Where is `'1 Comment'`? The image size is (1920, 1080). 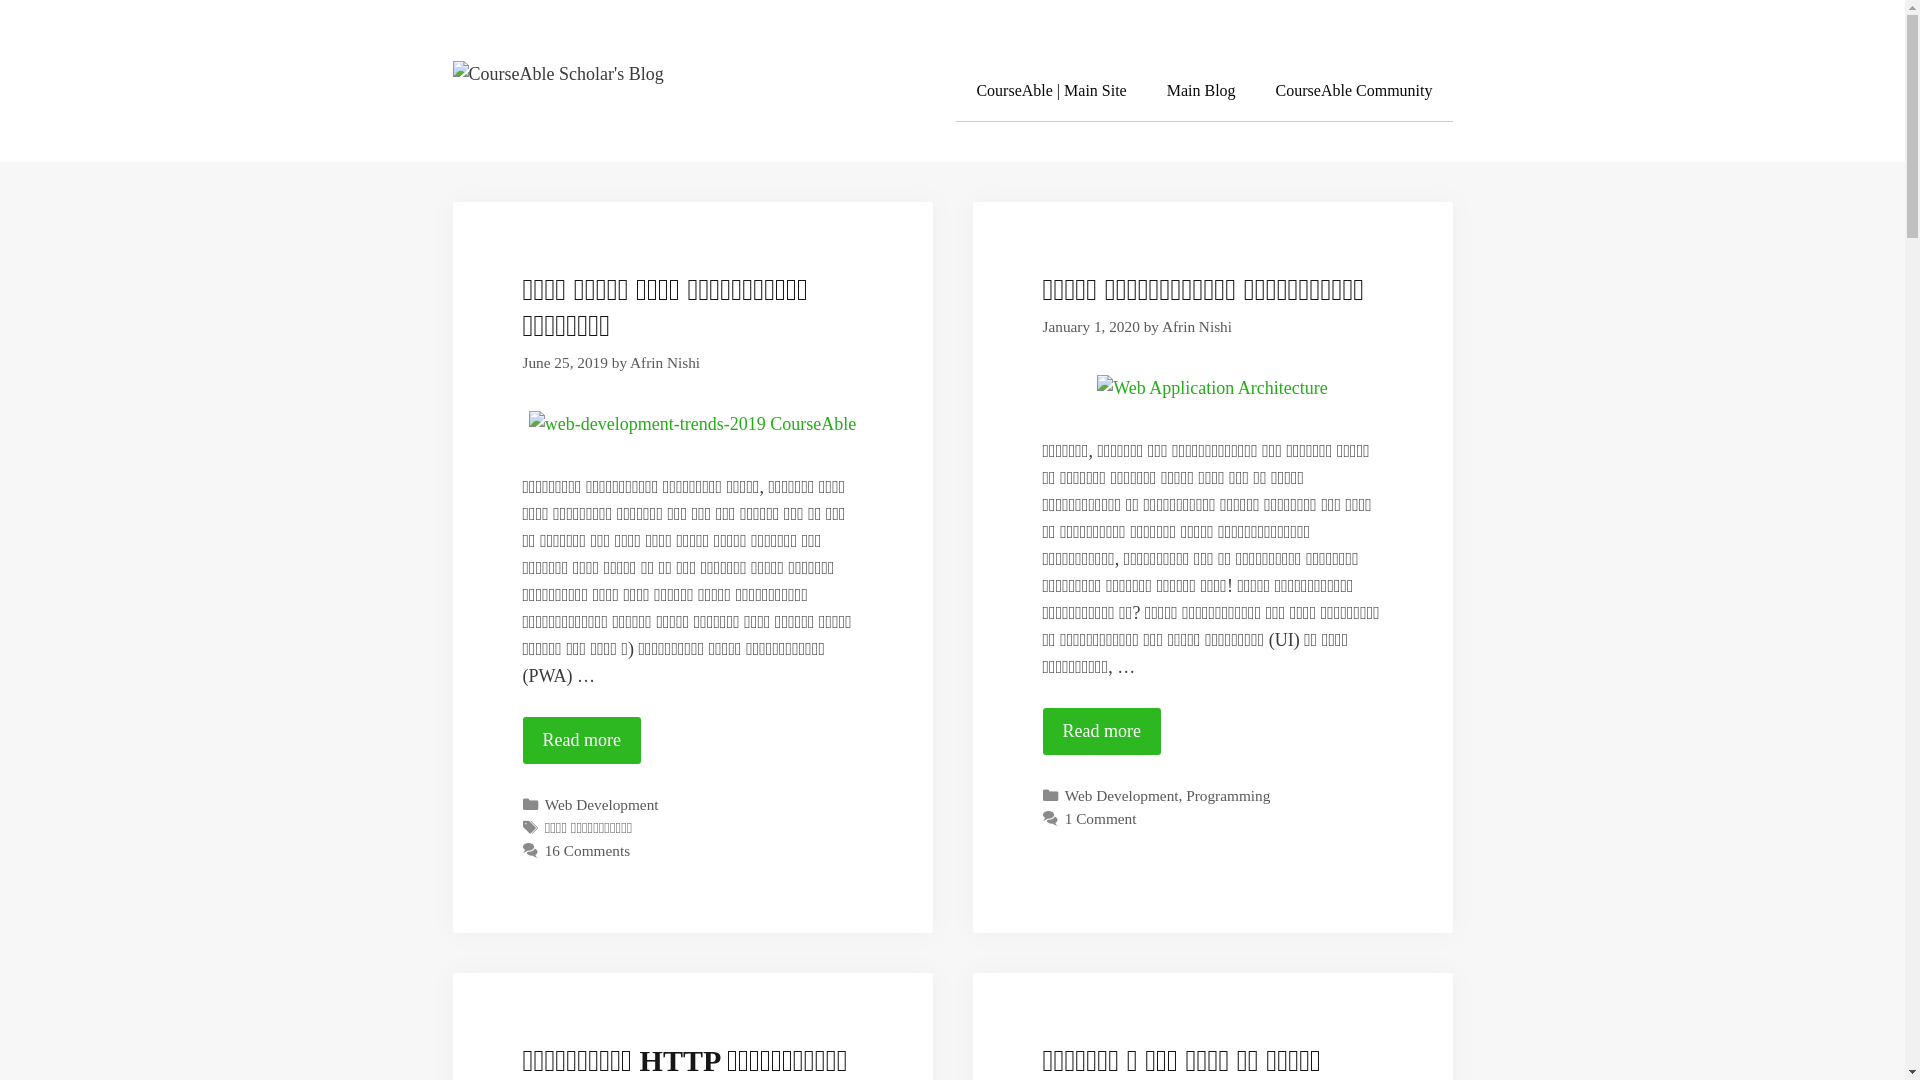 '1 Comment' is located at coordinates (1099, 818).